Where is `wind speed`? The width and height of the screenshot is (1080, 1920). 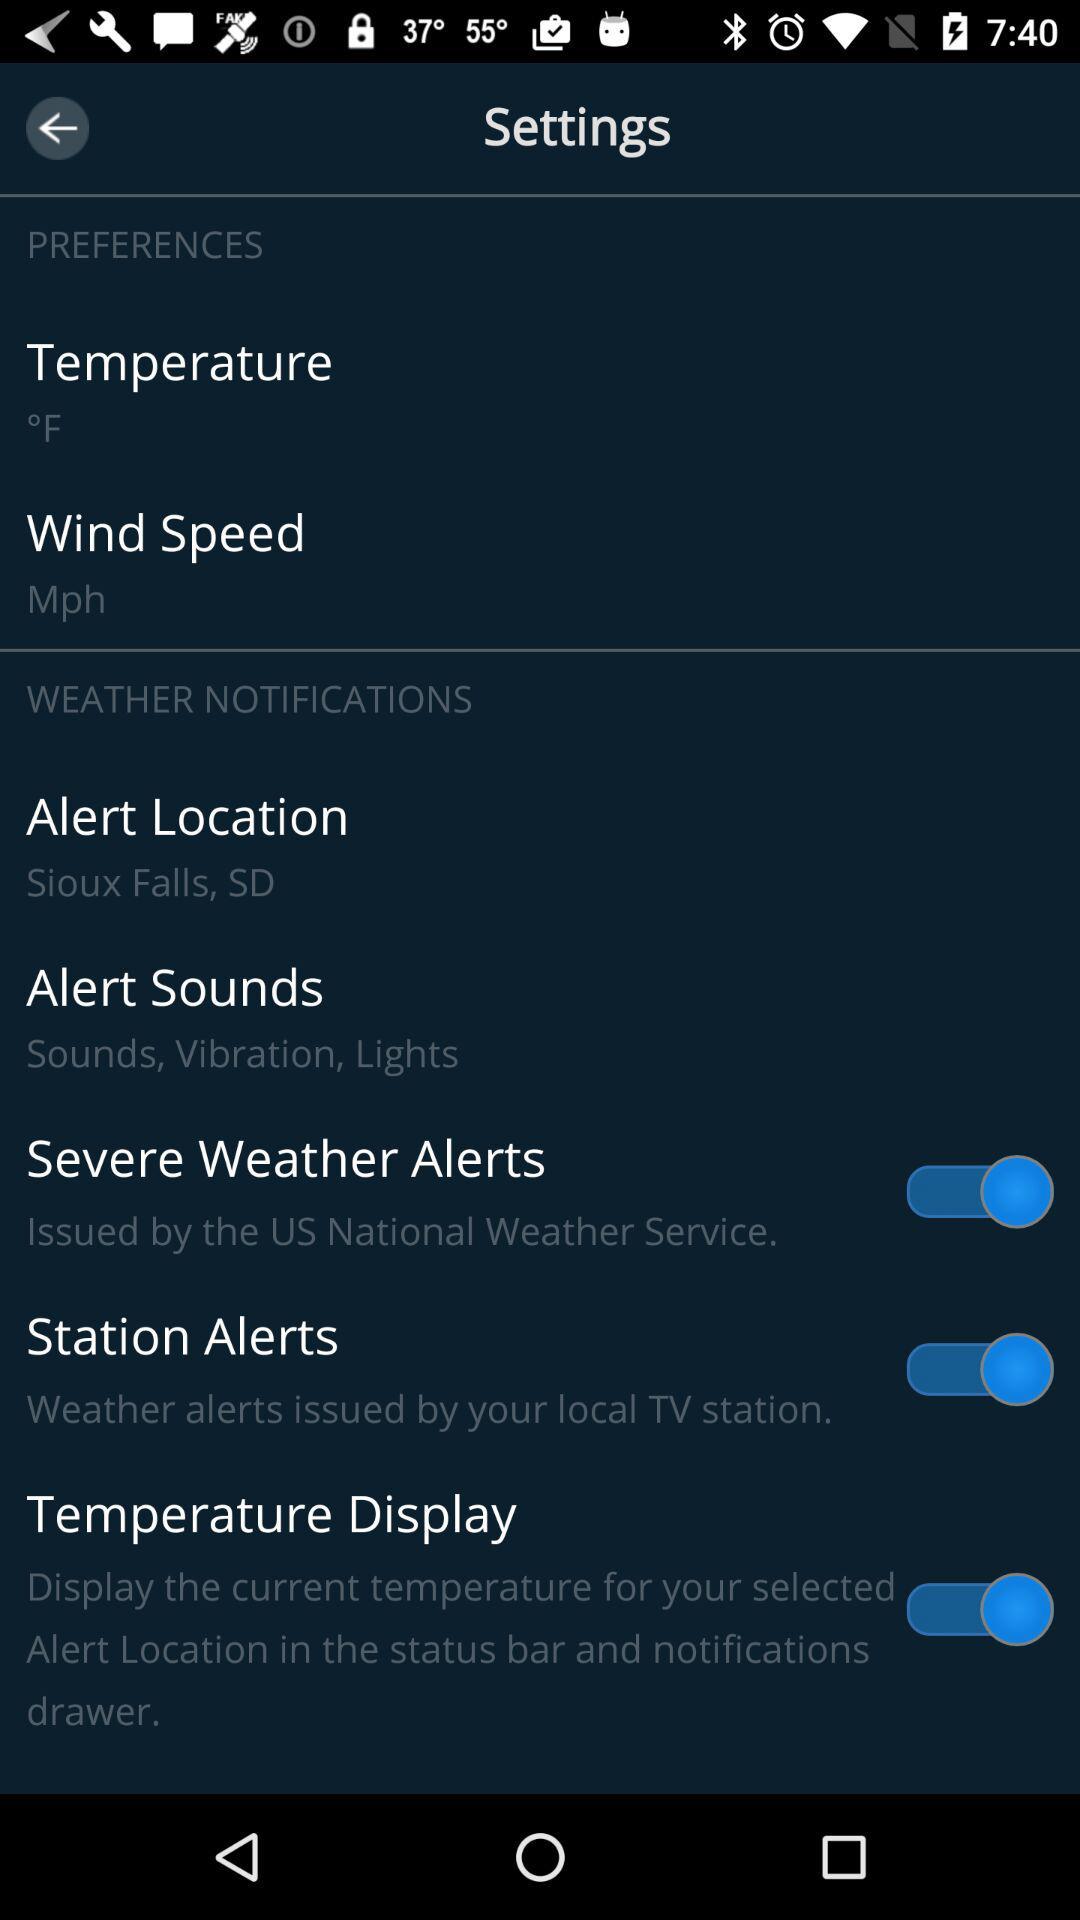 wind speed is located at coordinates (540, 562).